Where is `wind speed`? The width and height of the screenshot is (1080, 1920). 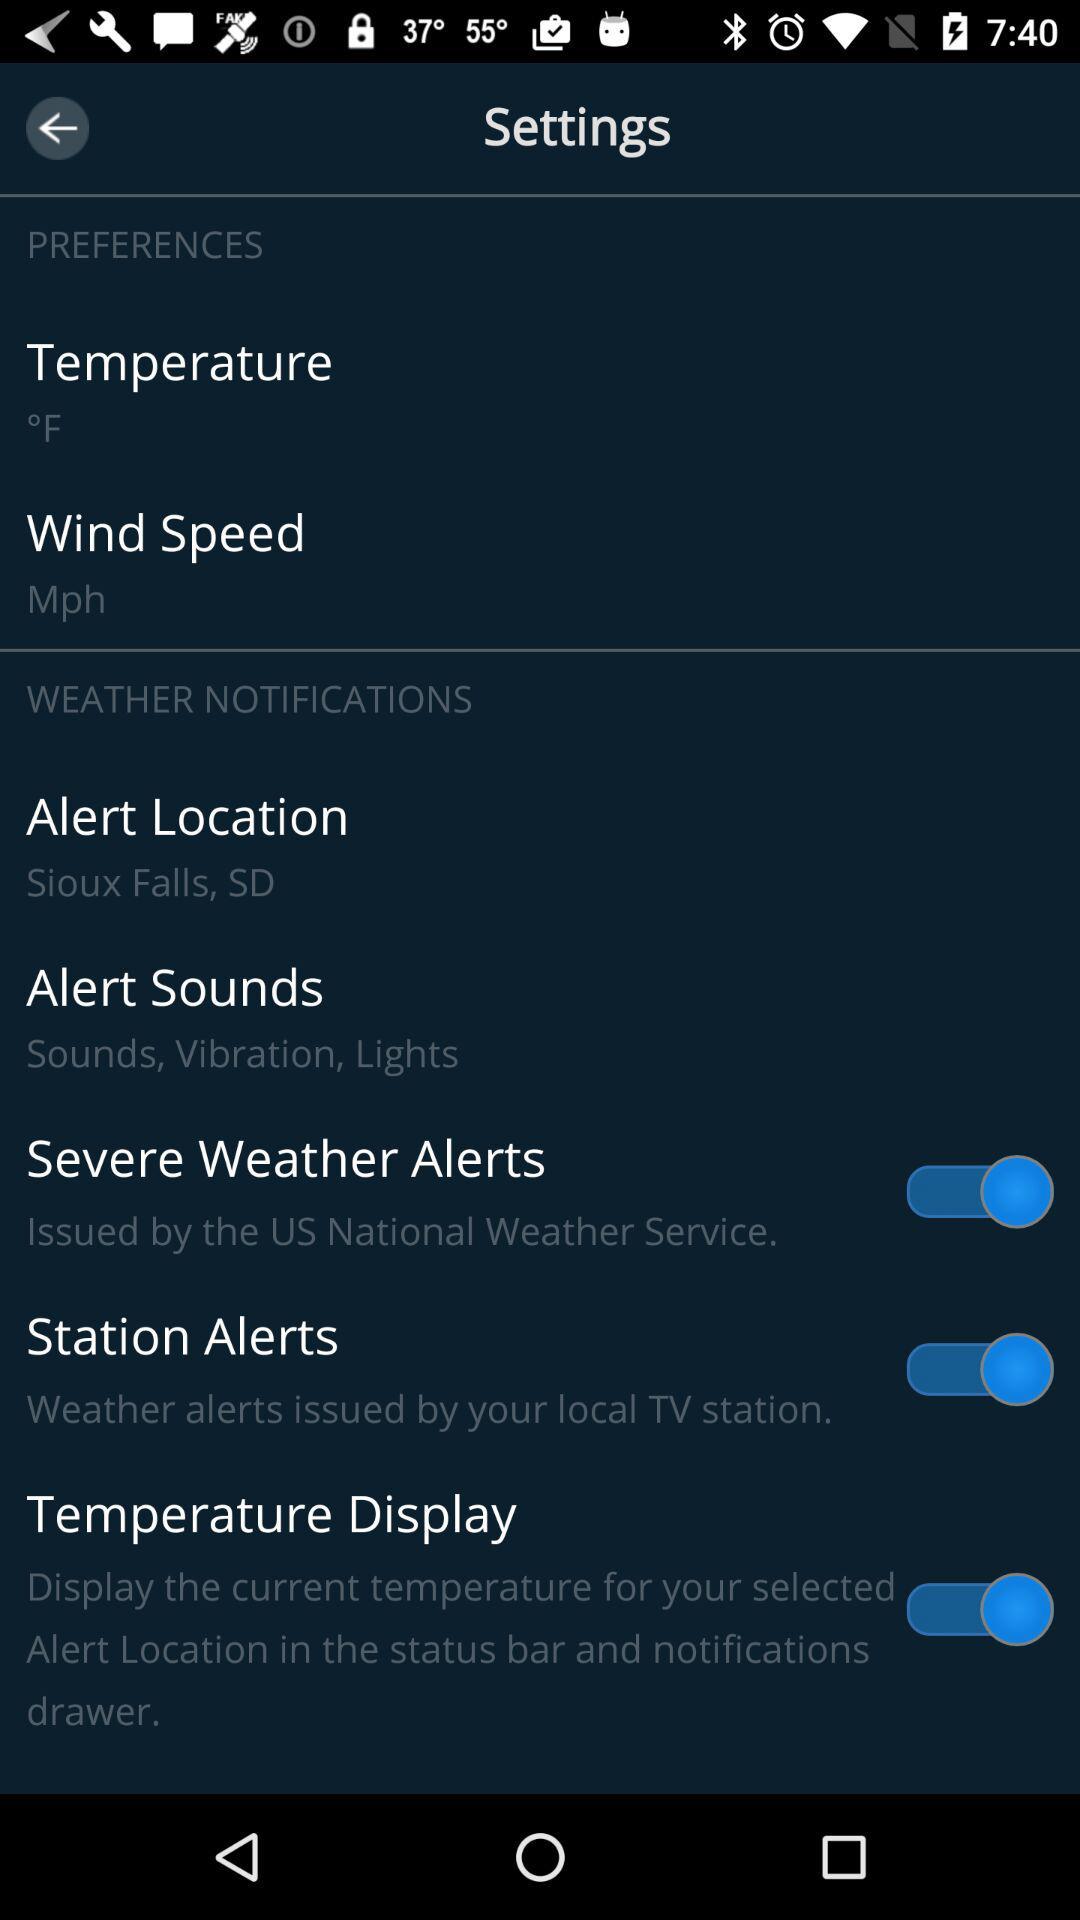 wind speed is located at coordinates (540, 562).